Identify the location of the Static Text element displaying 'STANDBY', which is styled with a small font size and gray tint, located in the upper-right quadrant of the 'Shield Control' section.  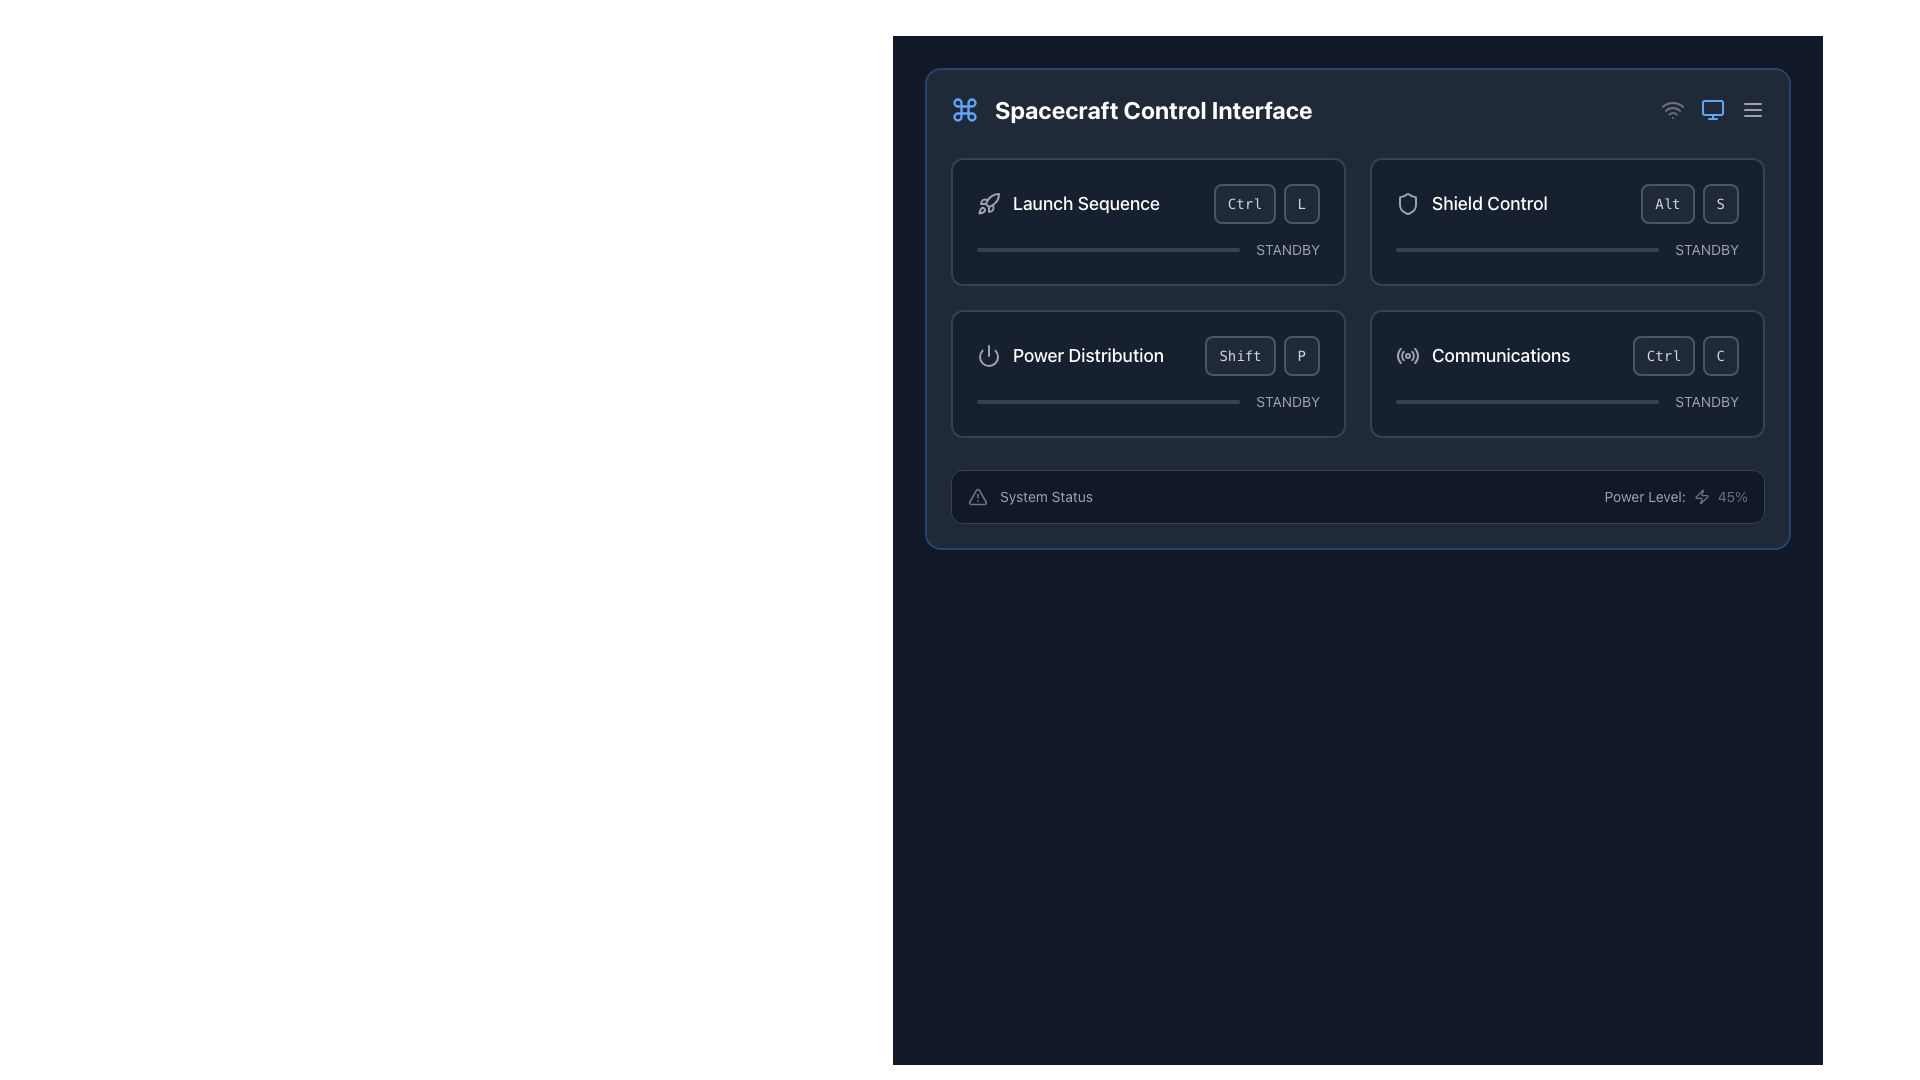
(1706, 249).